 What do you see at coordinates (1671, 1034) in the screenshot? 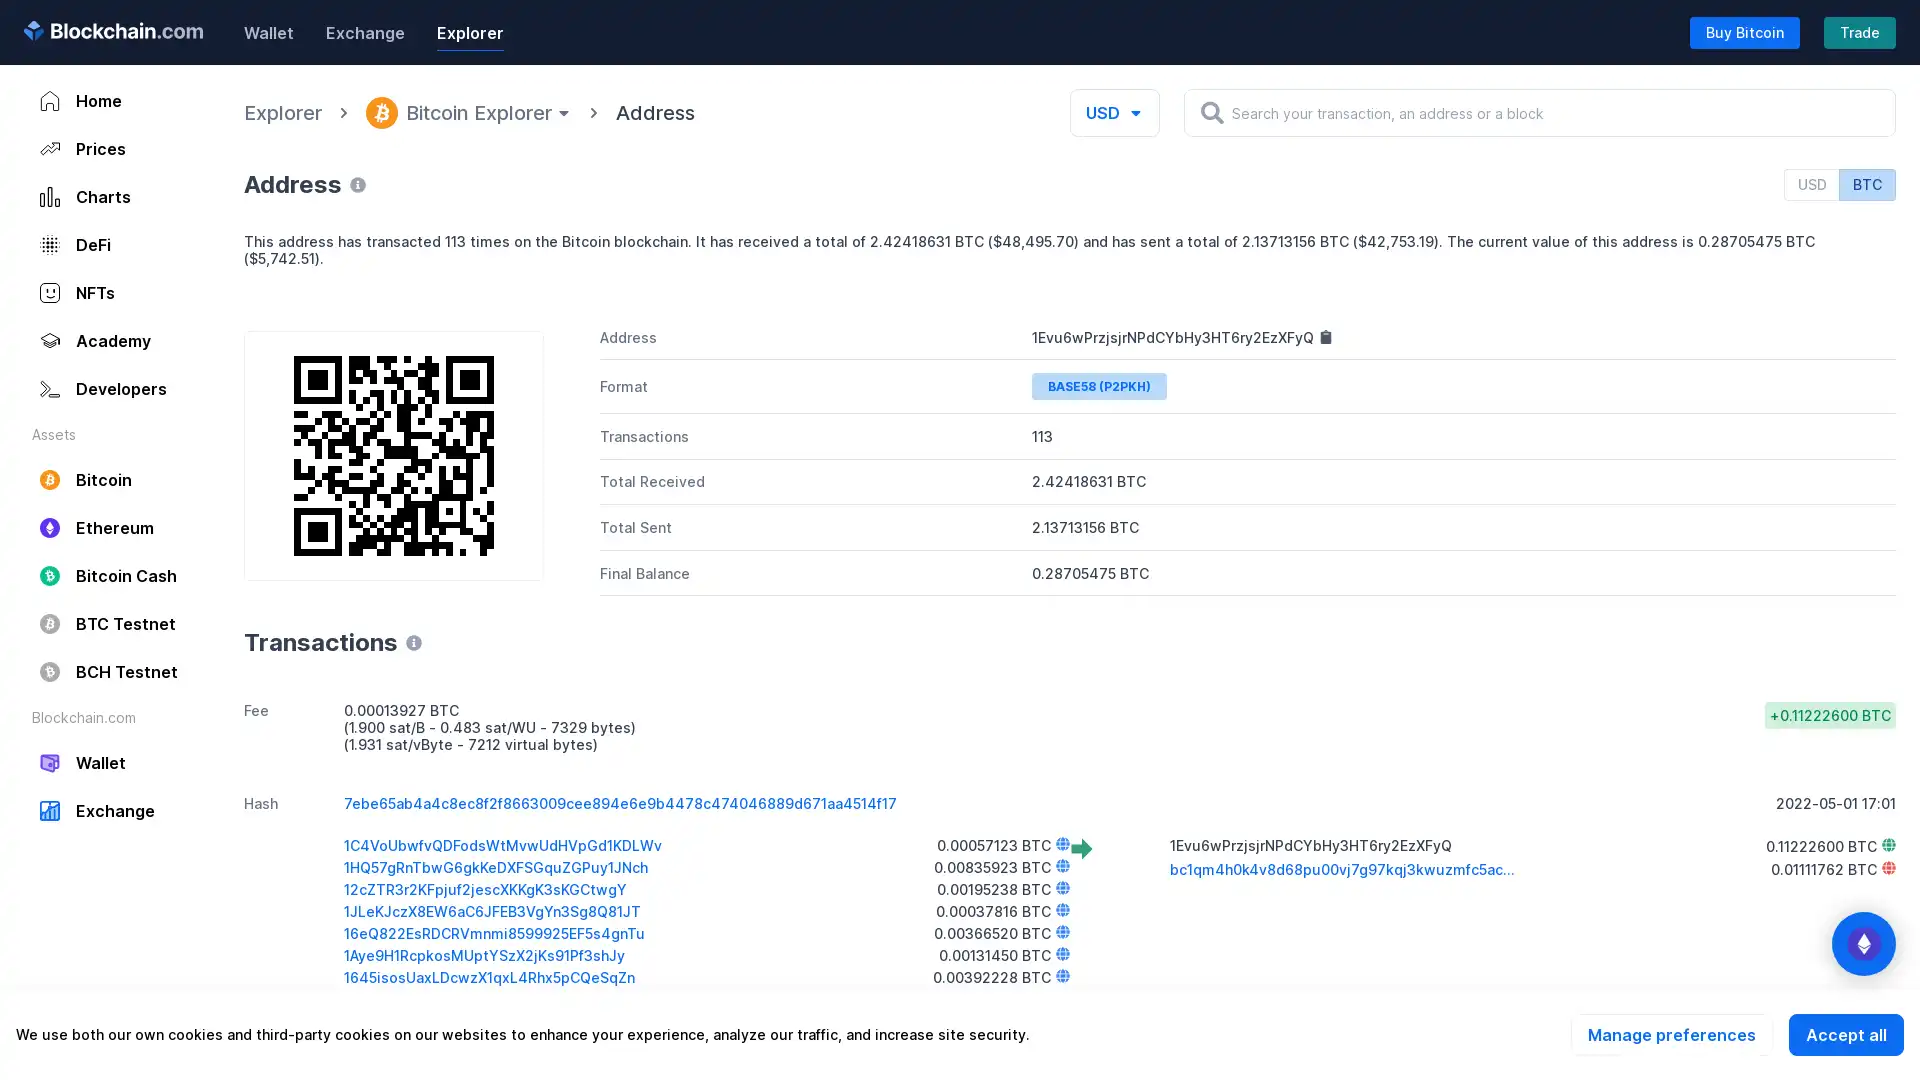
I see `Manage preferences` at bounding box center [1671, 1034].